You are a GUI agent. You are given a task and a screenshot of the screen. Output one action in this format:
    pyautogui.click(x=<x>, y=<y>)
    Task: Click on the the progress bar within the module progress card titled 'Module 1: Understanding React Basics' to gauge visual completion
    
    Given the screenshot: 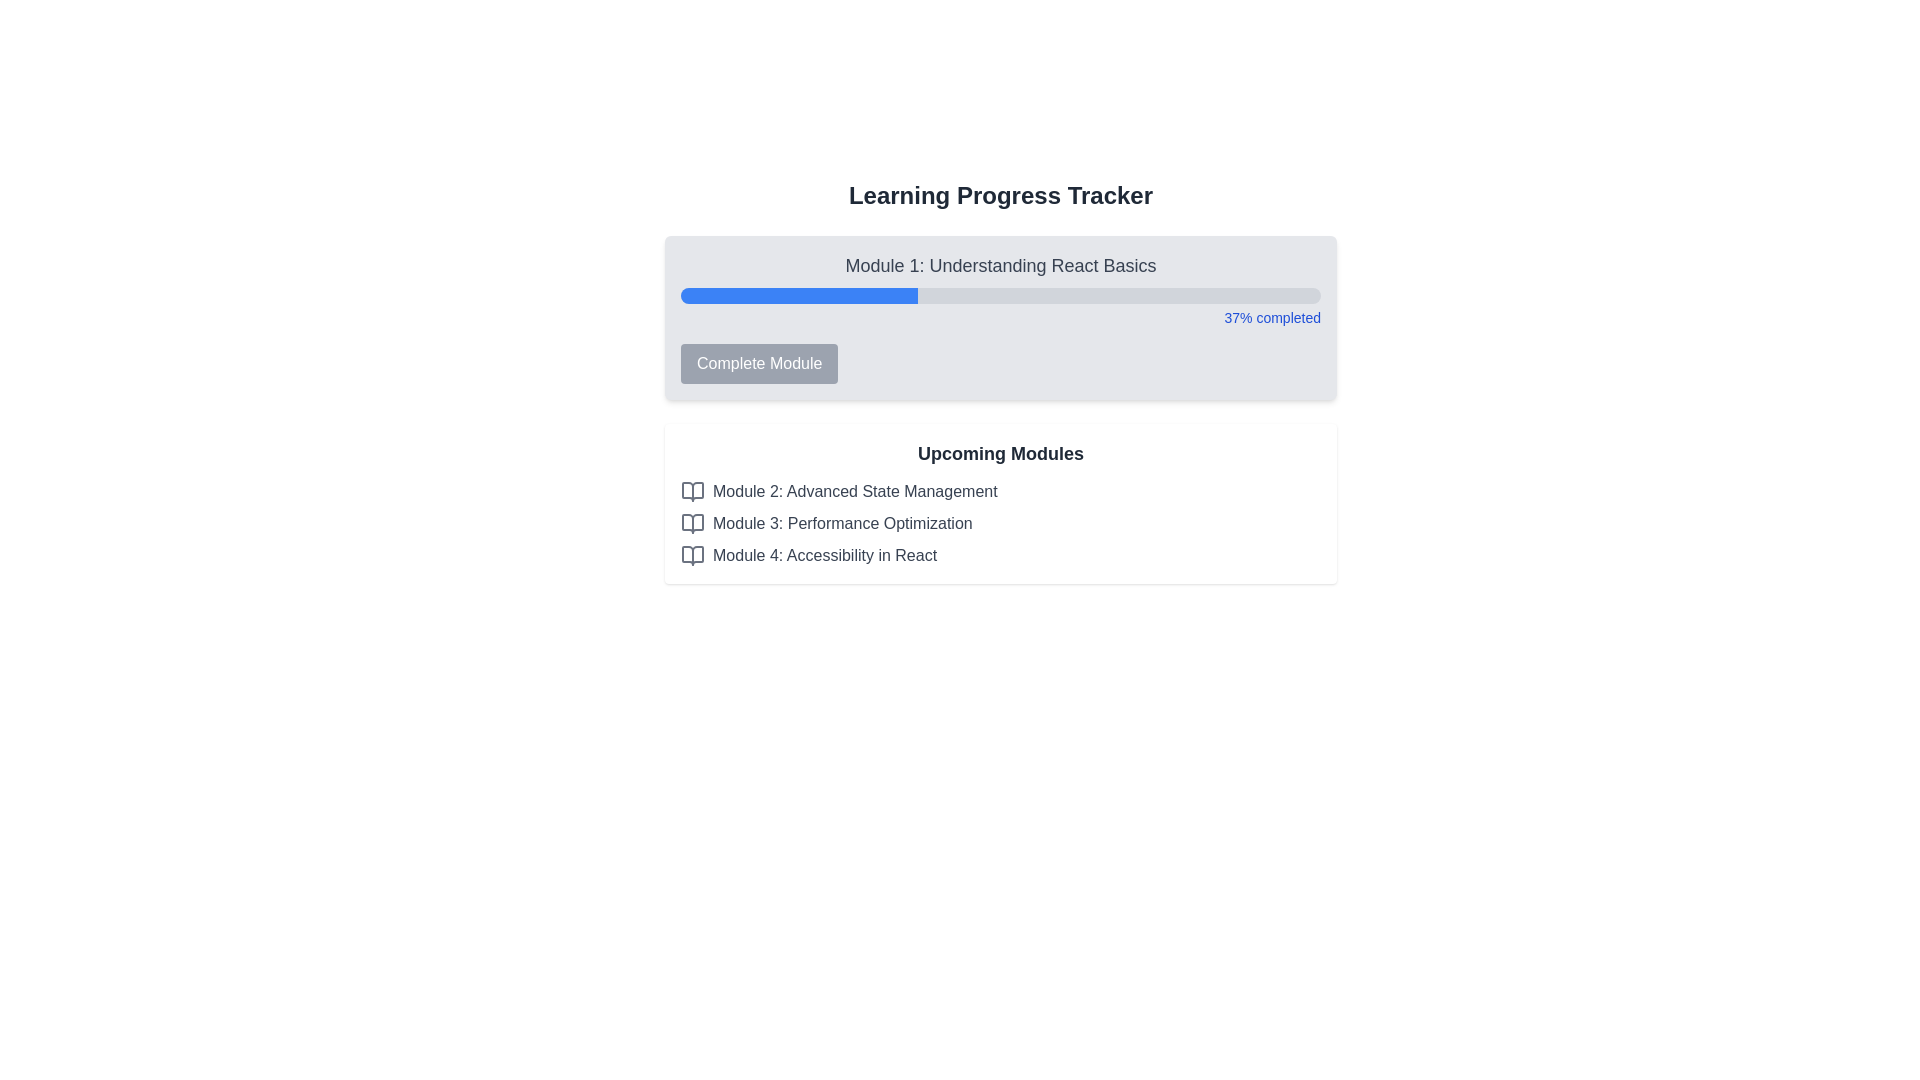 What is the action you would take?
    pyautogui.click(x=1001, y=316)
    